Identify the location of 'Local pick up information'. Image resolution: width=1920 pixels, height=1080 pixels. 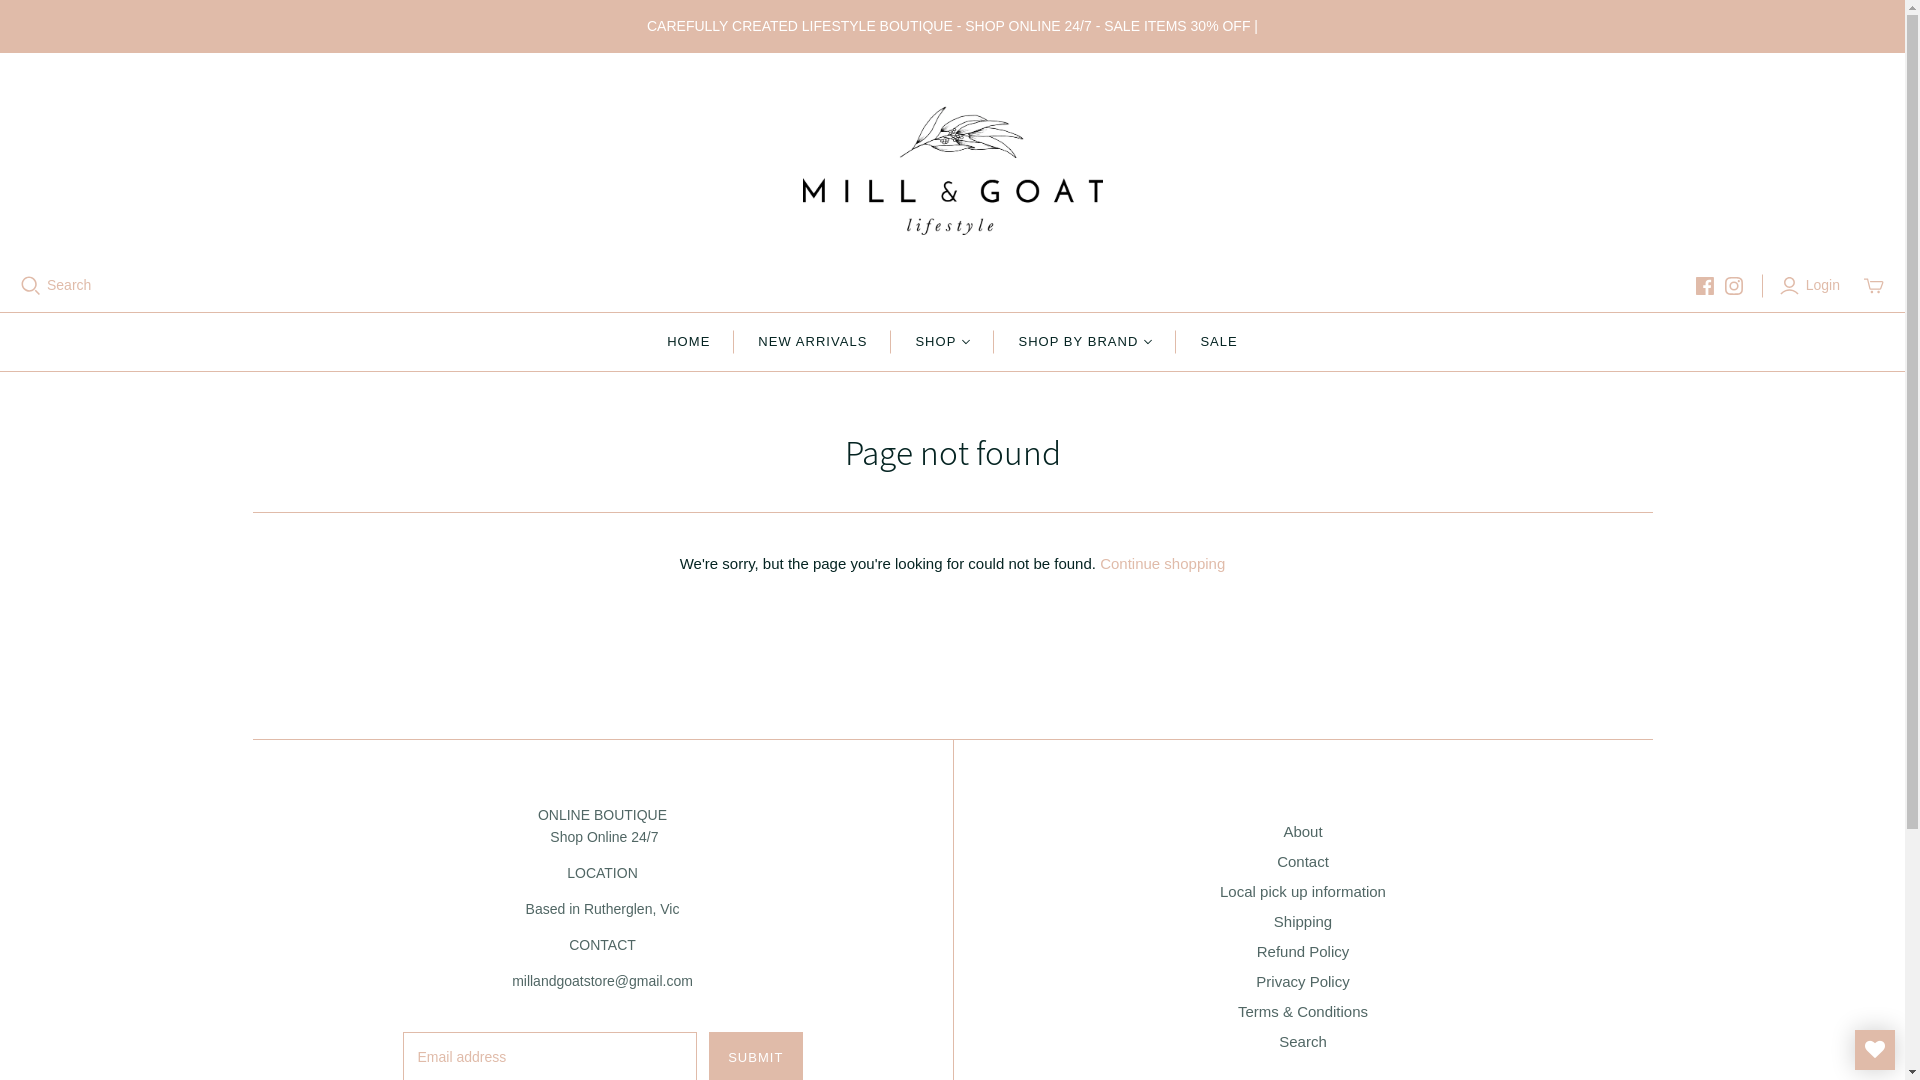
(1302, 890).